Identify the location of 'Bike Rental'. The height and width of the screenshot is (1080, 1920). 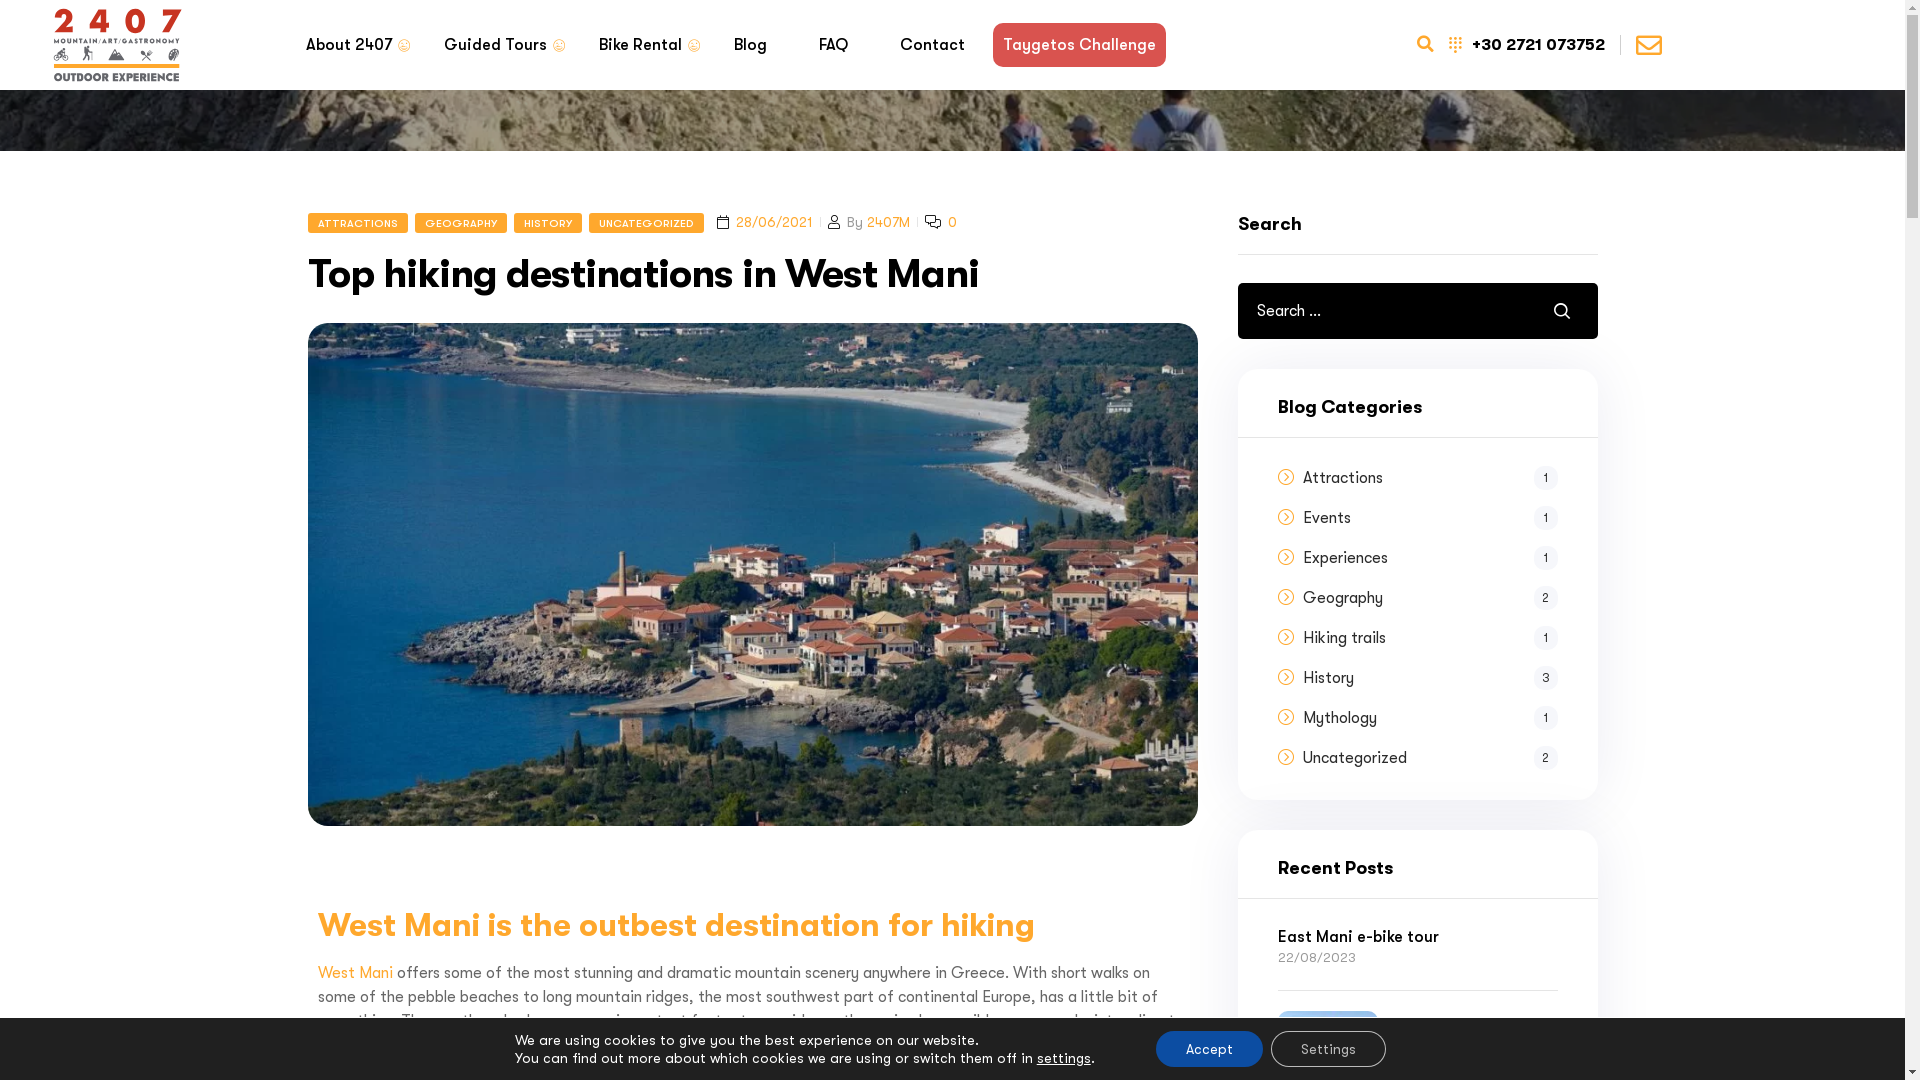
(638, 45).